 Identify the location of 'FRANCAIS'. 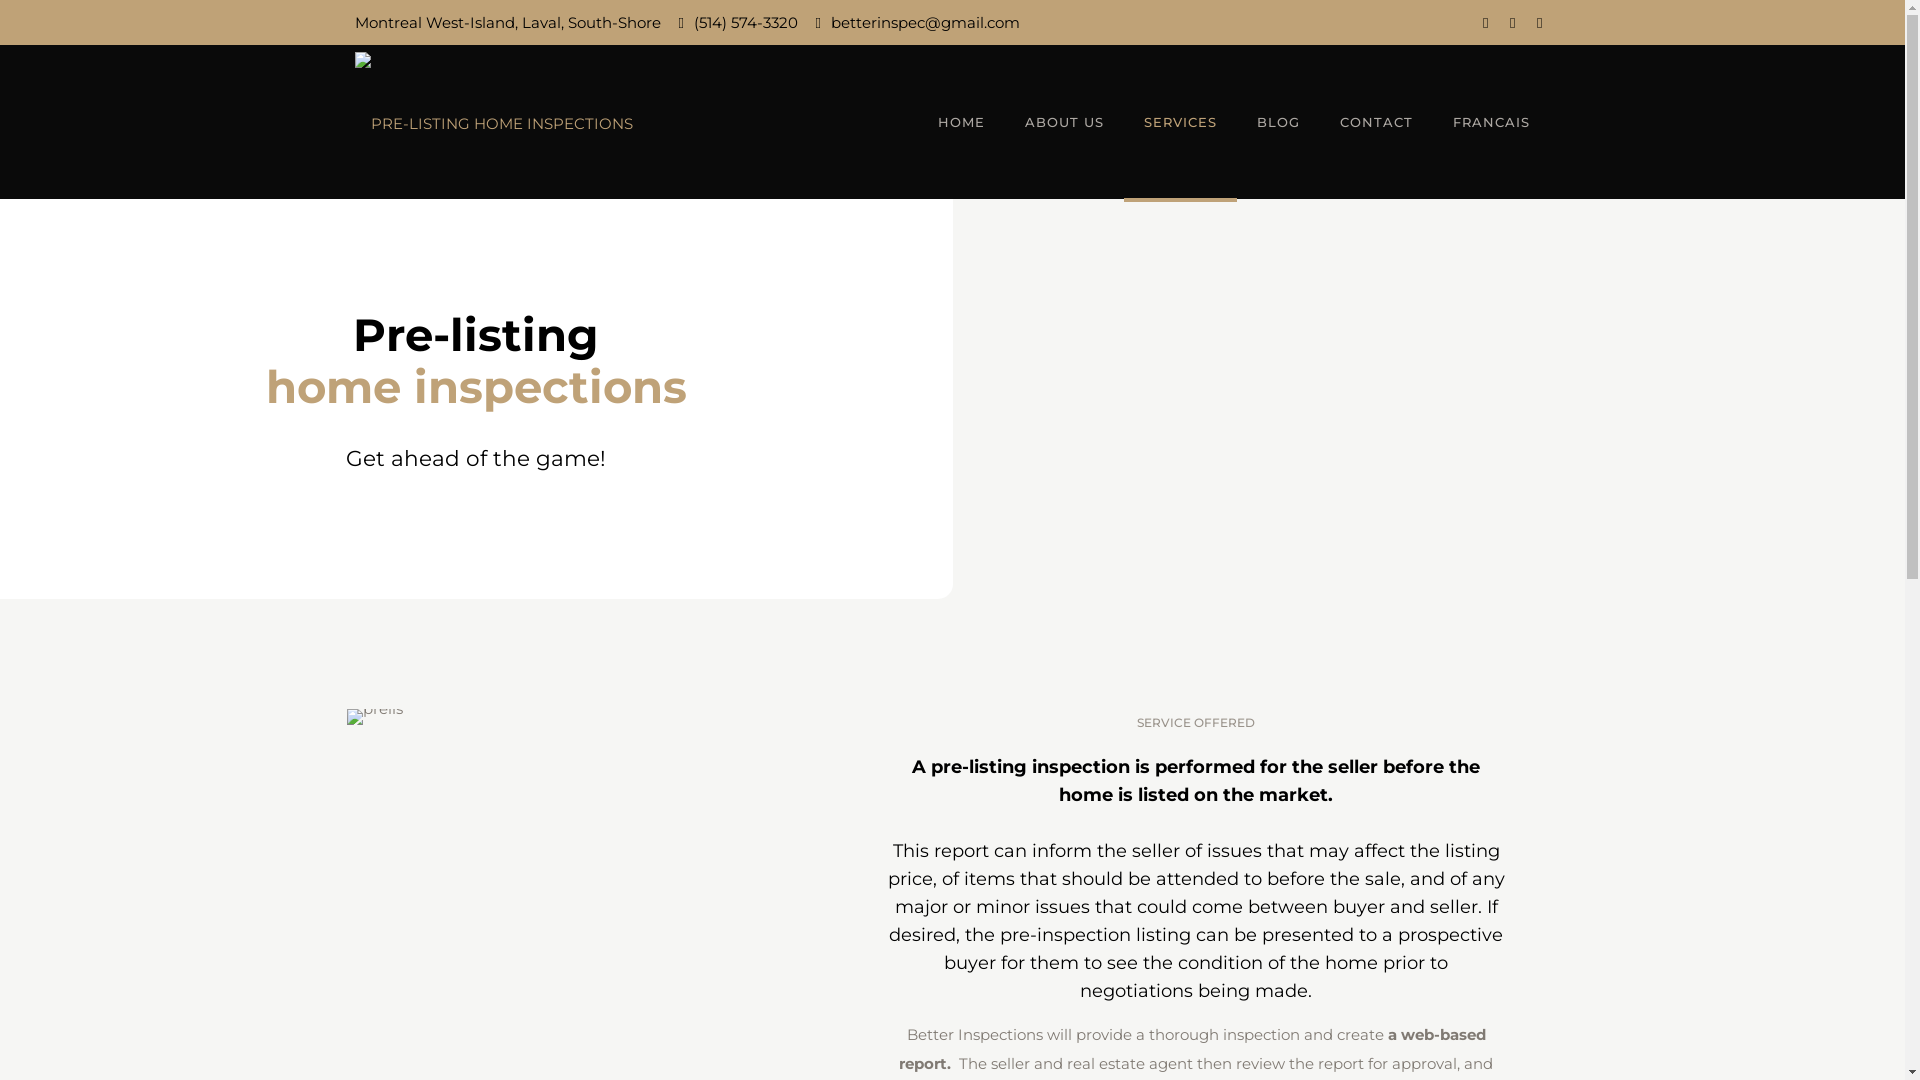
(1491, 121).